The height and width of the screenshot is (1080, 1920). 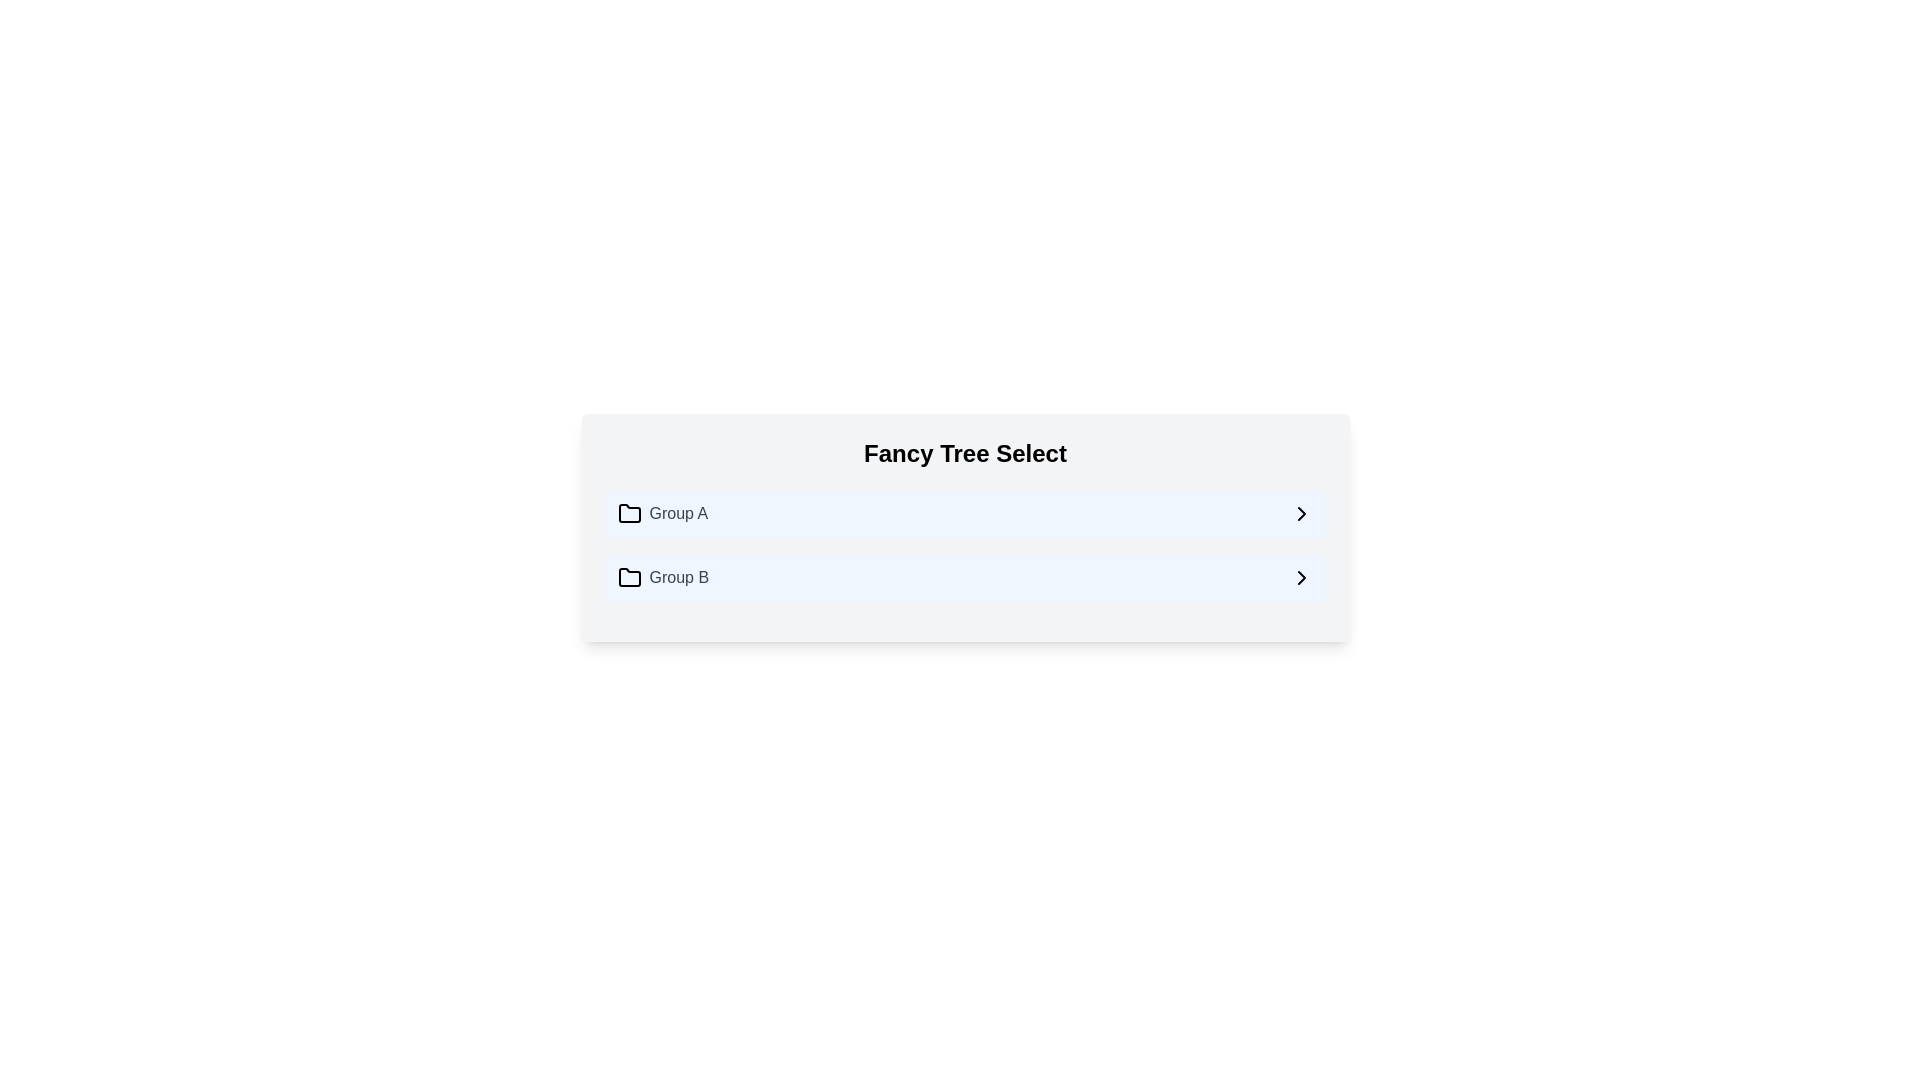 I want to click on the folder icon in the second list item labeled 'Group B', which is positioned to the left of the text 'Group B', so click(x=628, y=578).